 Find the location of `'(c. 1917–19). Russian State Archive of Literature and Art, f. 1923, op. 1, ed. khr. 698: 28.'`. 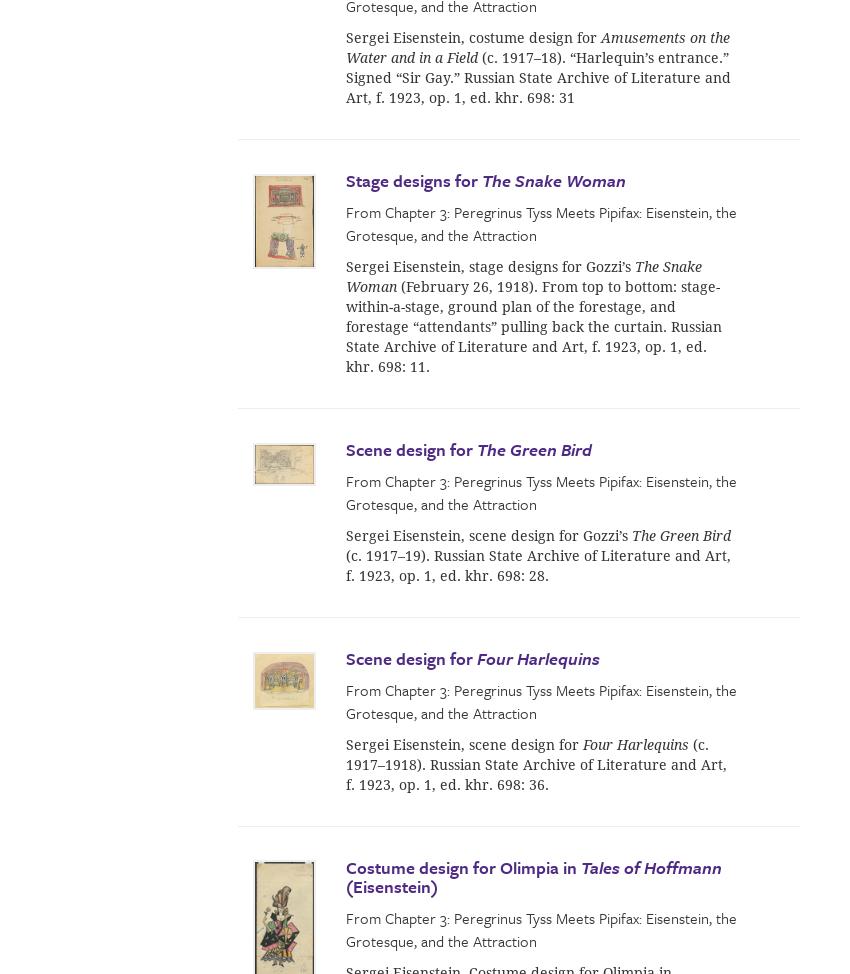

'(c. 1917–19). Russian State Archive of Literature and Art, f. 1923, op. 1, ed. khr. 698: 28.' is located at coordinates (537, 565).